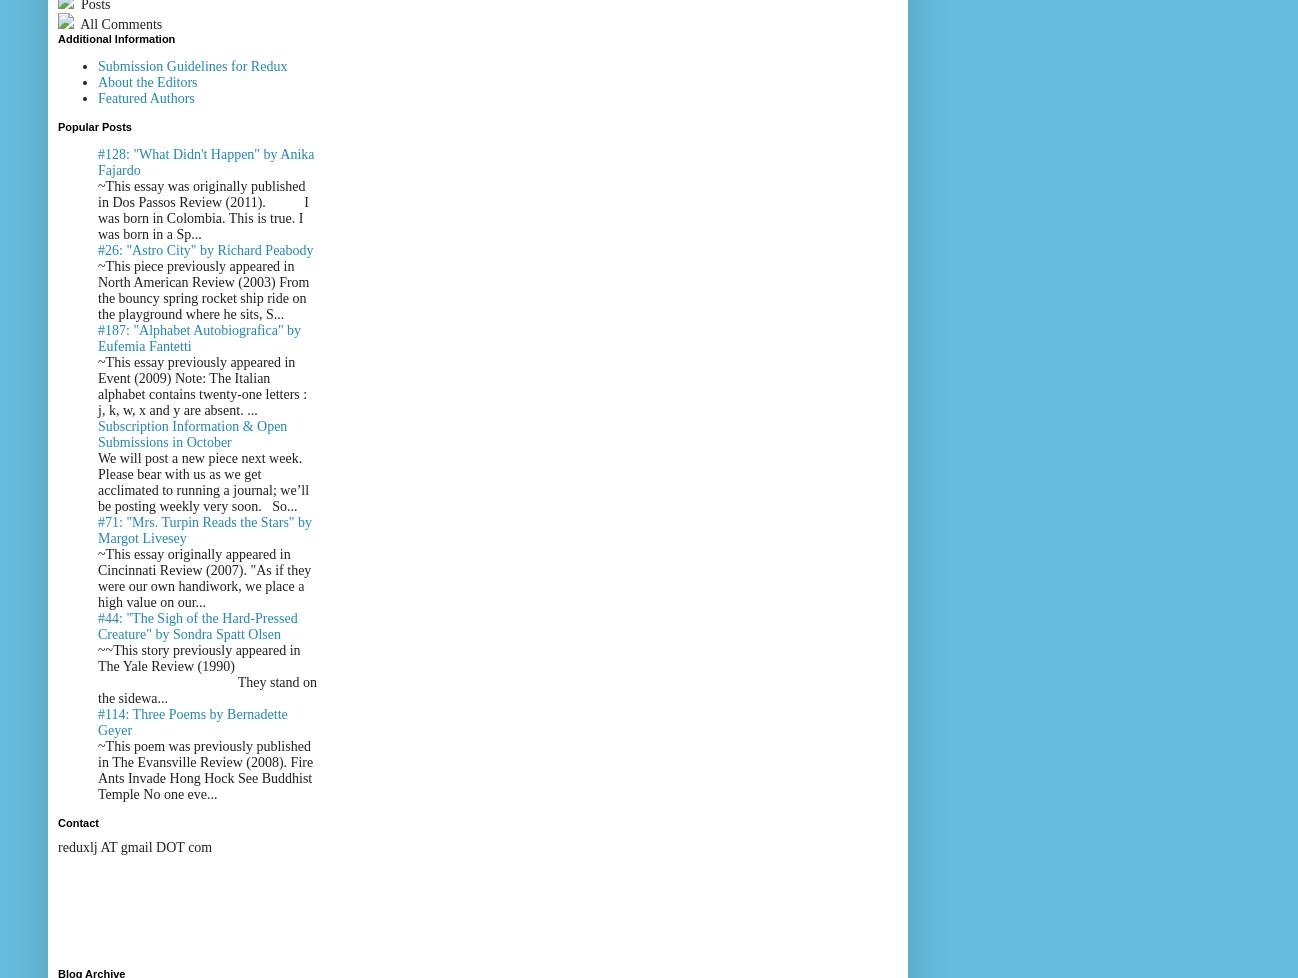 Image resolution: width=1298 pixels, height=978 pixels. I want to click on 'Featured Authors', so click(145, 98).